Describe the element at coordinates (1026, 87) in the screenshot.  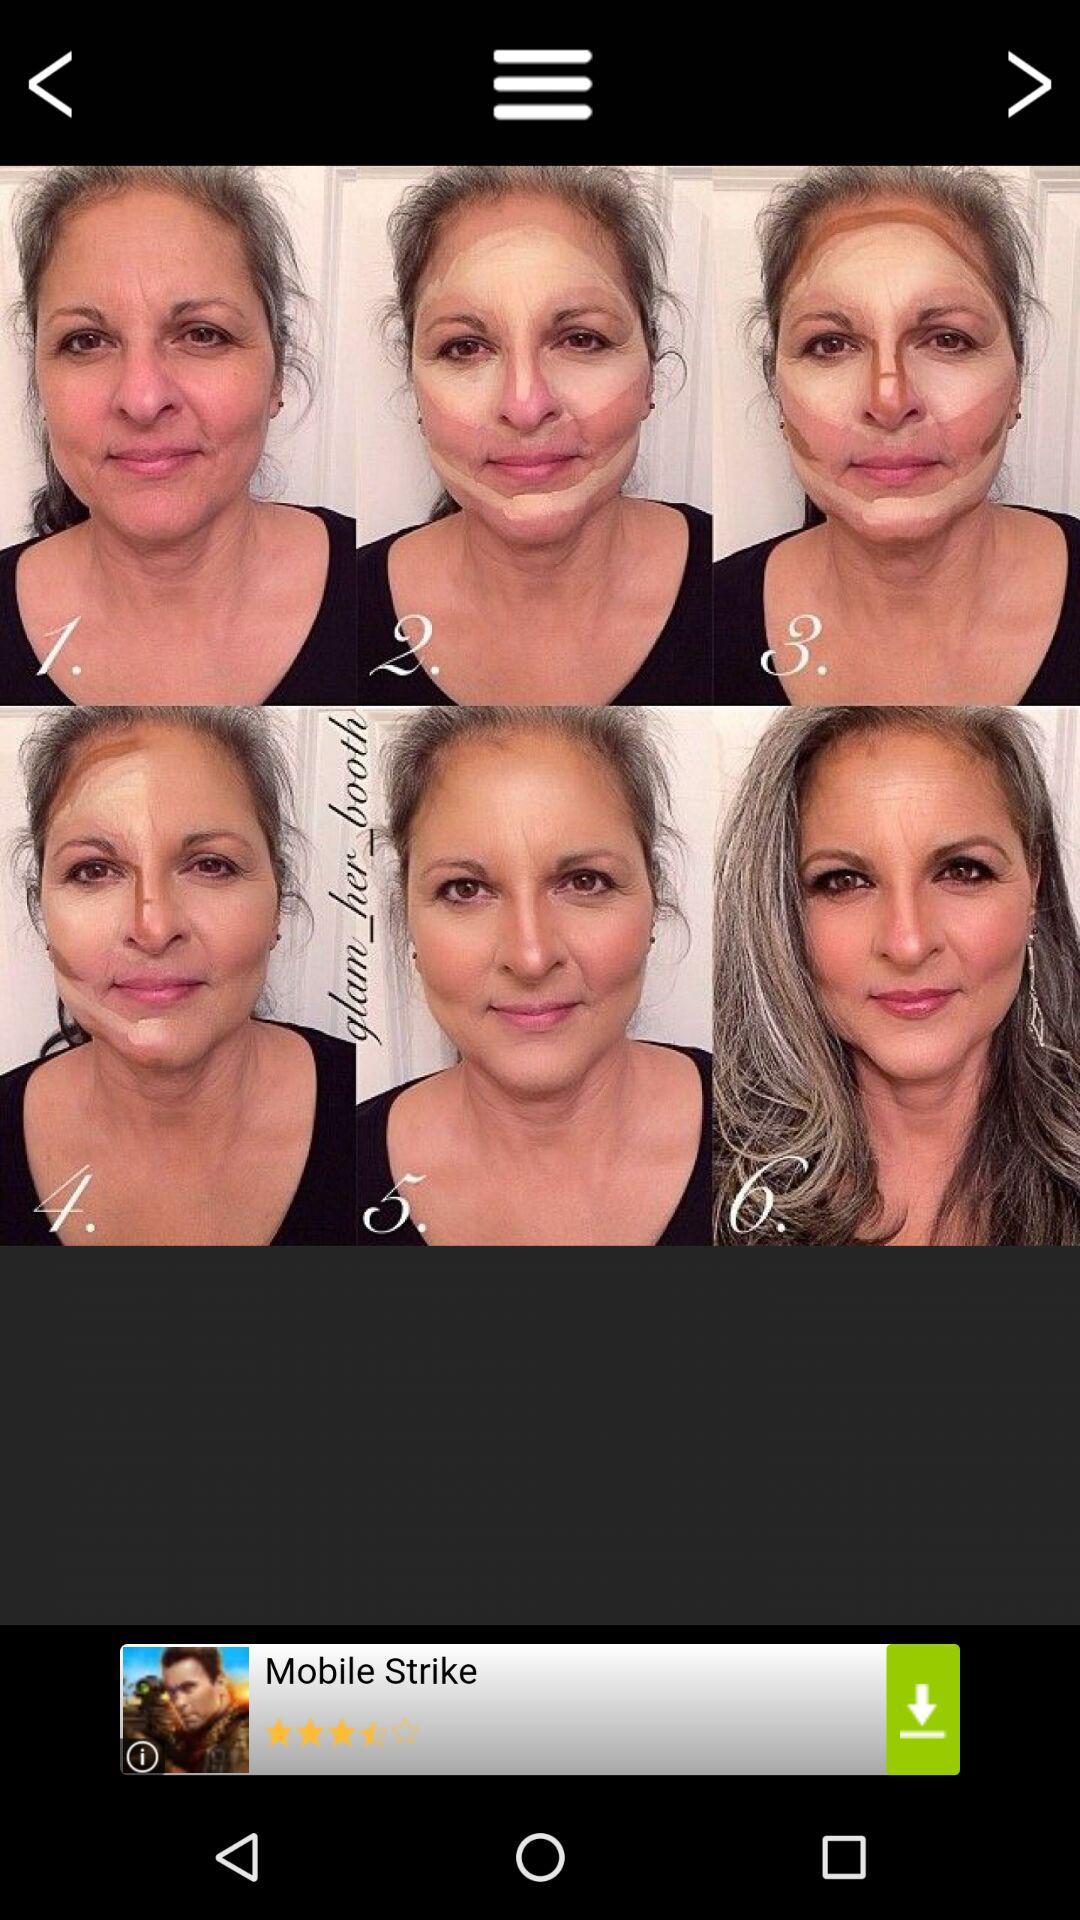
I see `the arrow_forward icon` at that location.